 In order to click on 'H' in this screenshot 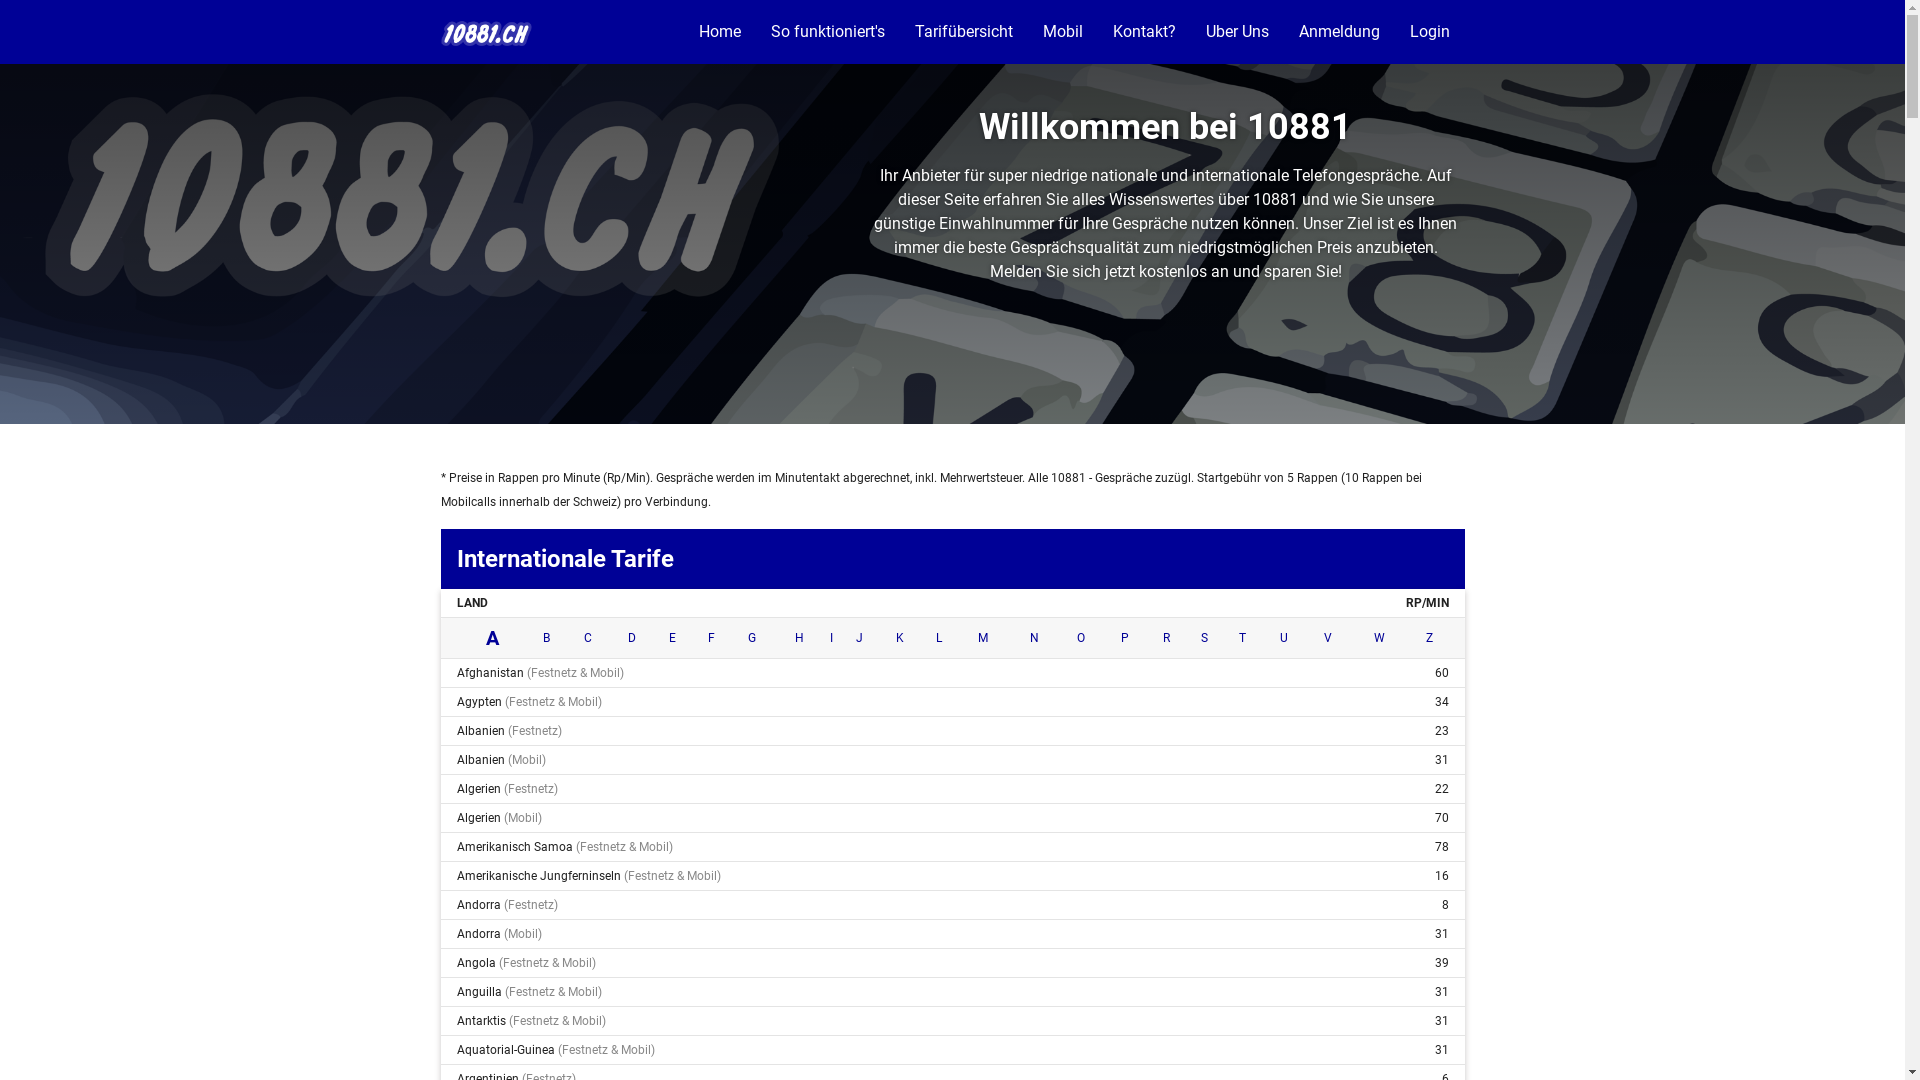, I will do `click(792, 637)`.